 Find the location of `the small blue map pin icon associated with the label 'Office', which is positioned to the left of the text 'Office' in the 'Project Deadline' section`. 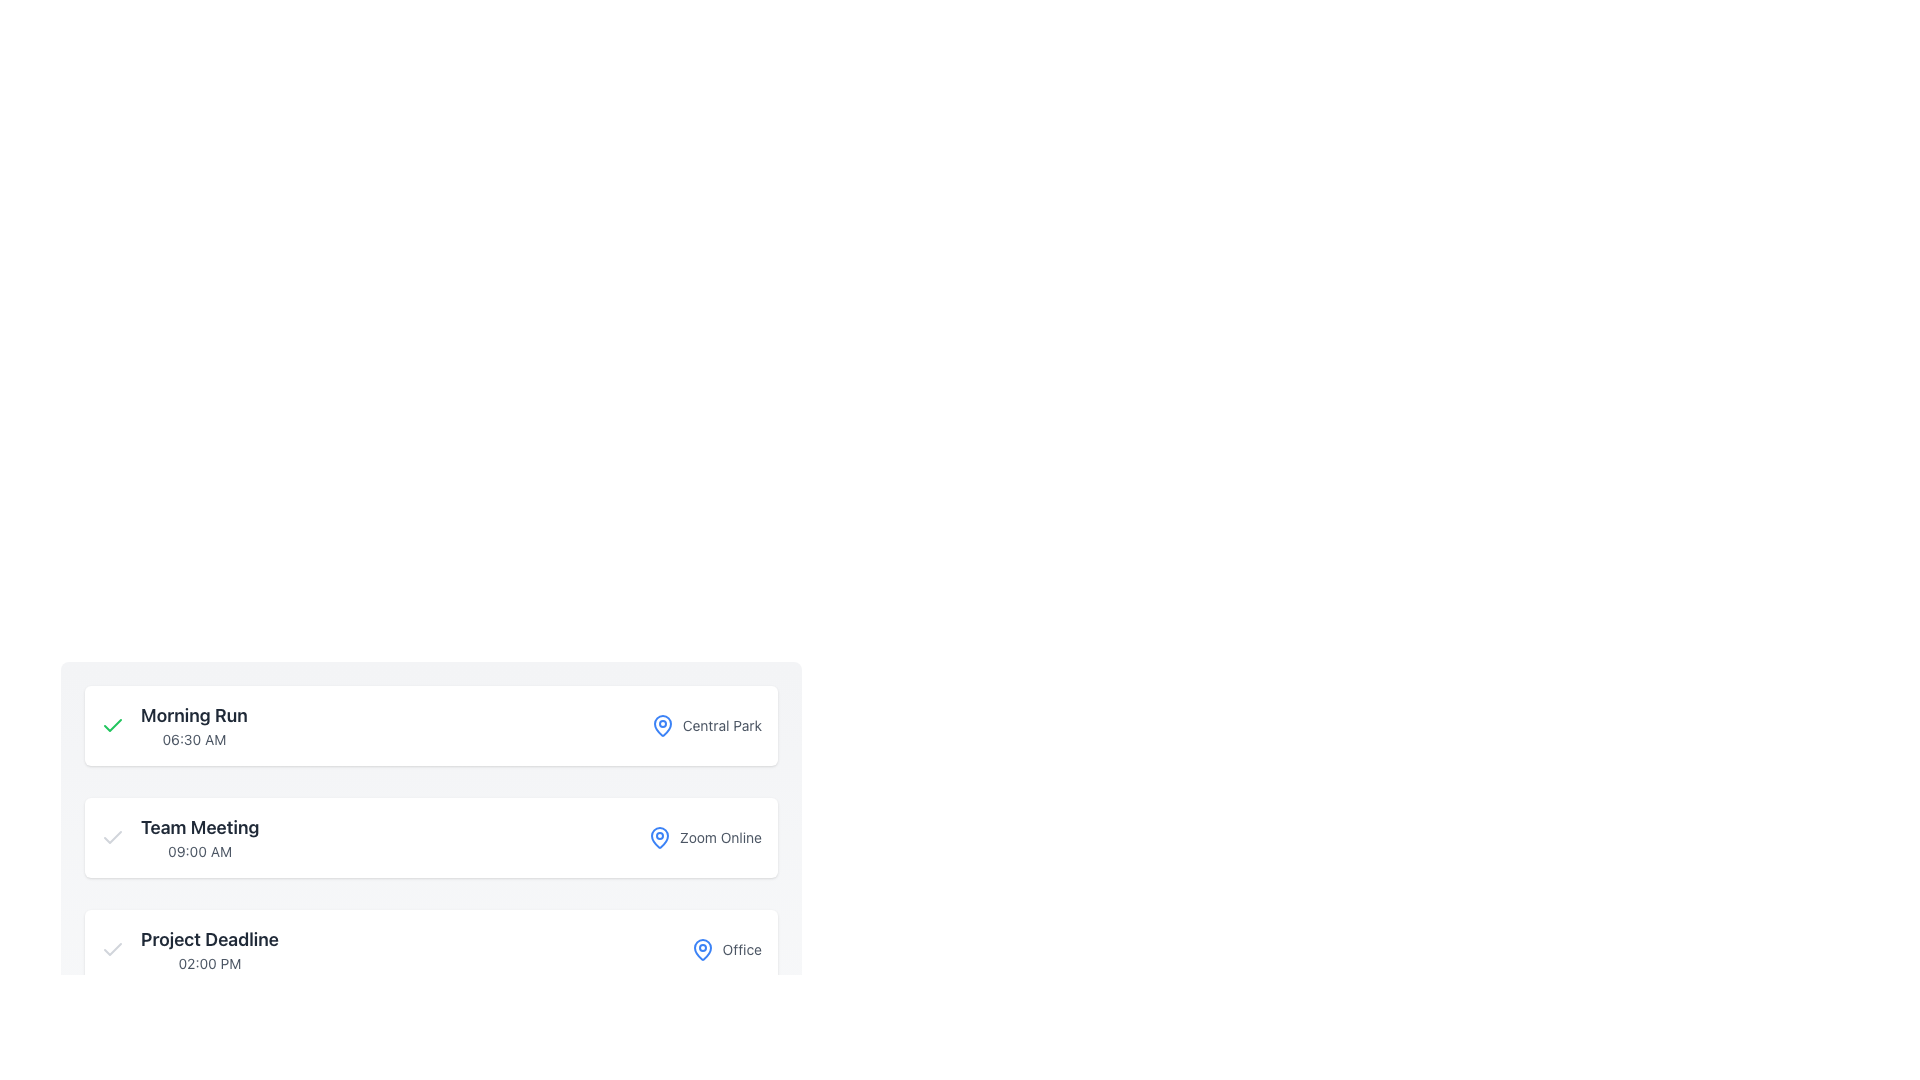

the small blue map pin icon associated with the label 'Office', which is positioned to the left of the text 'Office' in the 'Project Deadline' section is located at coordinates (702, 948).